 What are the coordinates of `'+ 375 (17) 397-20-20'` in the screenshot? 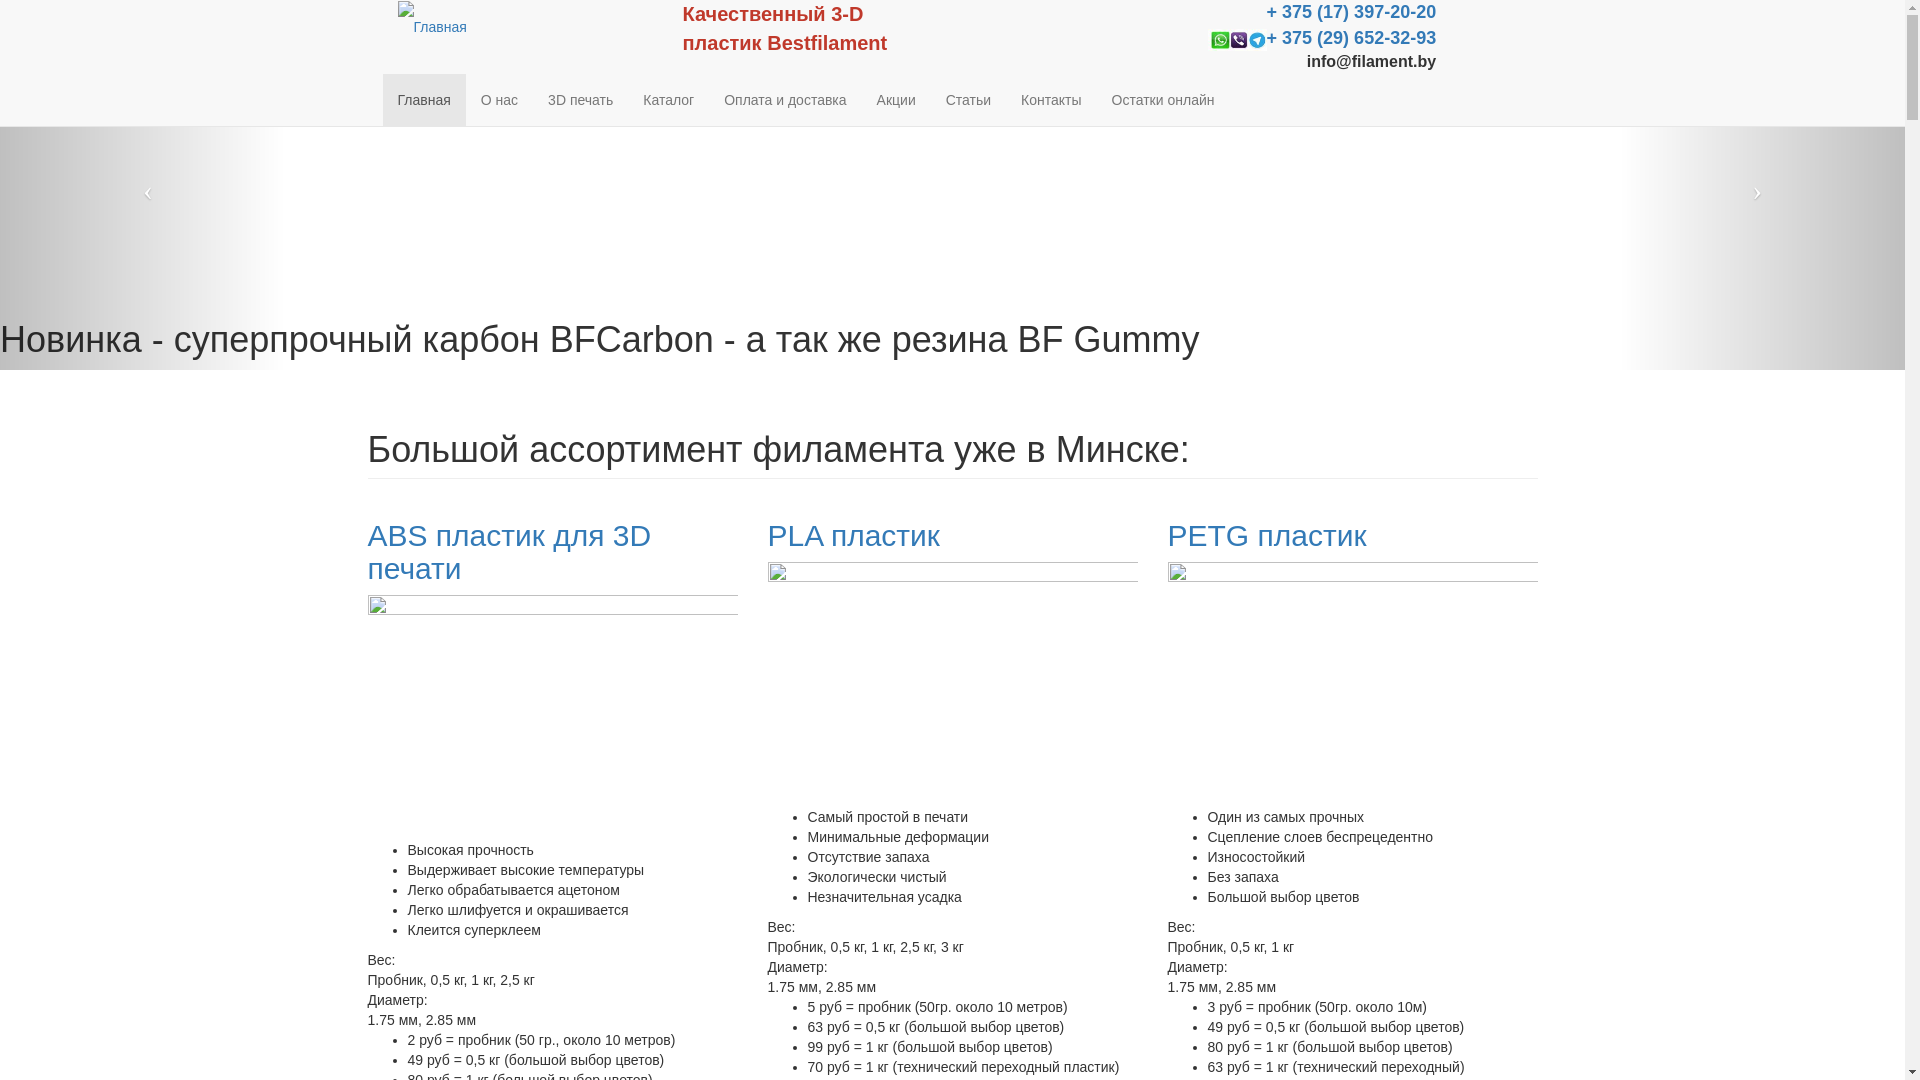 It's located at (1266, 12).